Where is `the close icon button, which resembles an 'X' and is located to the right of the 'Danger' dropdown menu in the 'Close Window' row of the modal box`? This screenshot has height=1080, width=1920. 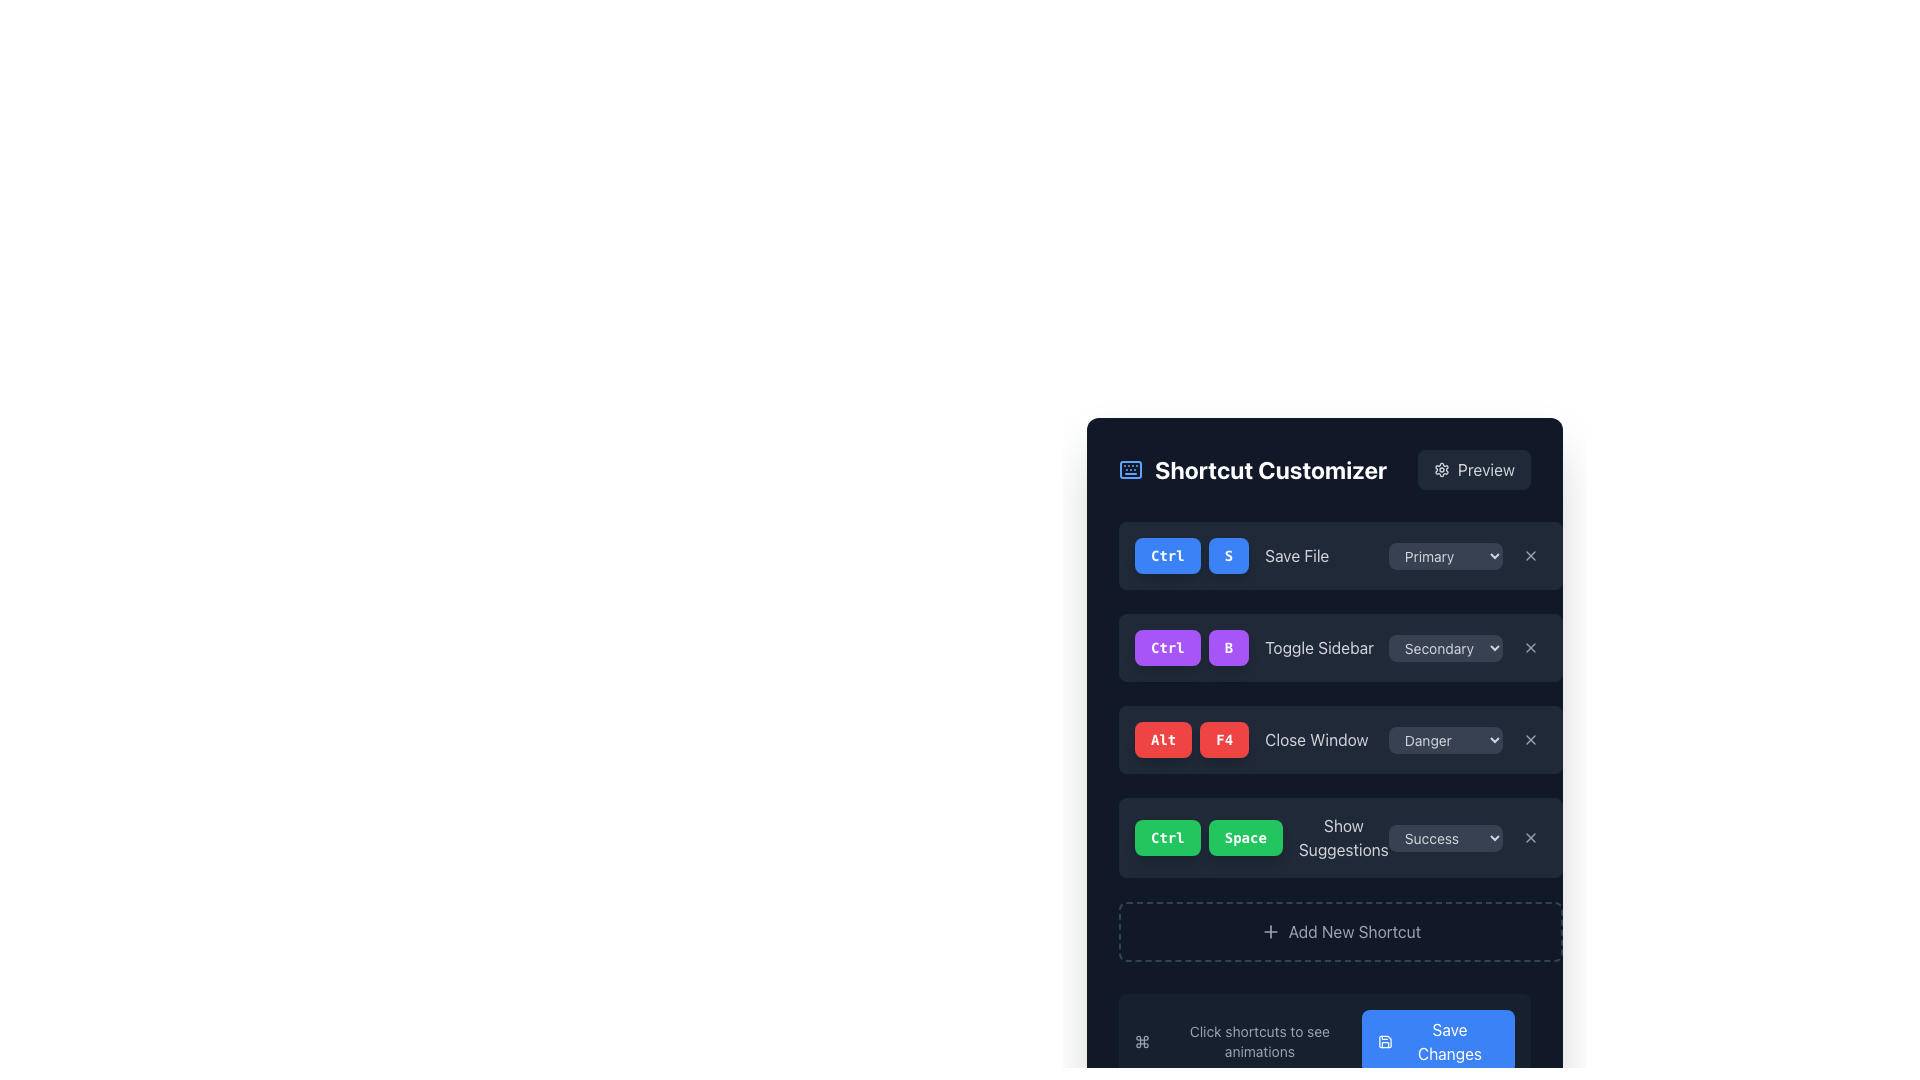 the close icon button, which resembles an 'X' and is located to the right of the 'Danger' dropdown menu in the 'Close Window' row of the modal box is located at coordinates (1529, 740).